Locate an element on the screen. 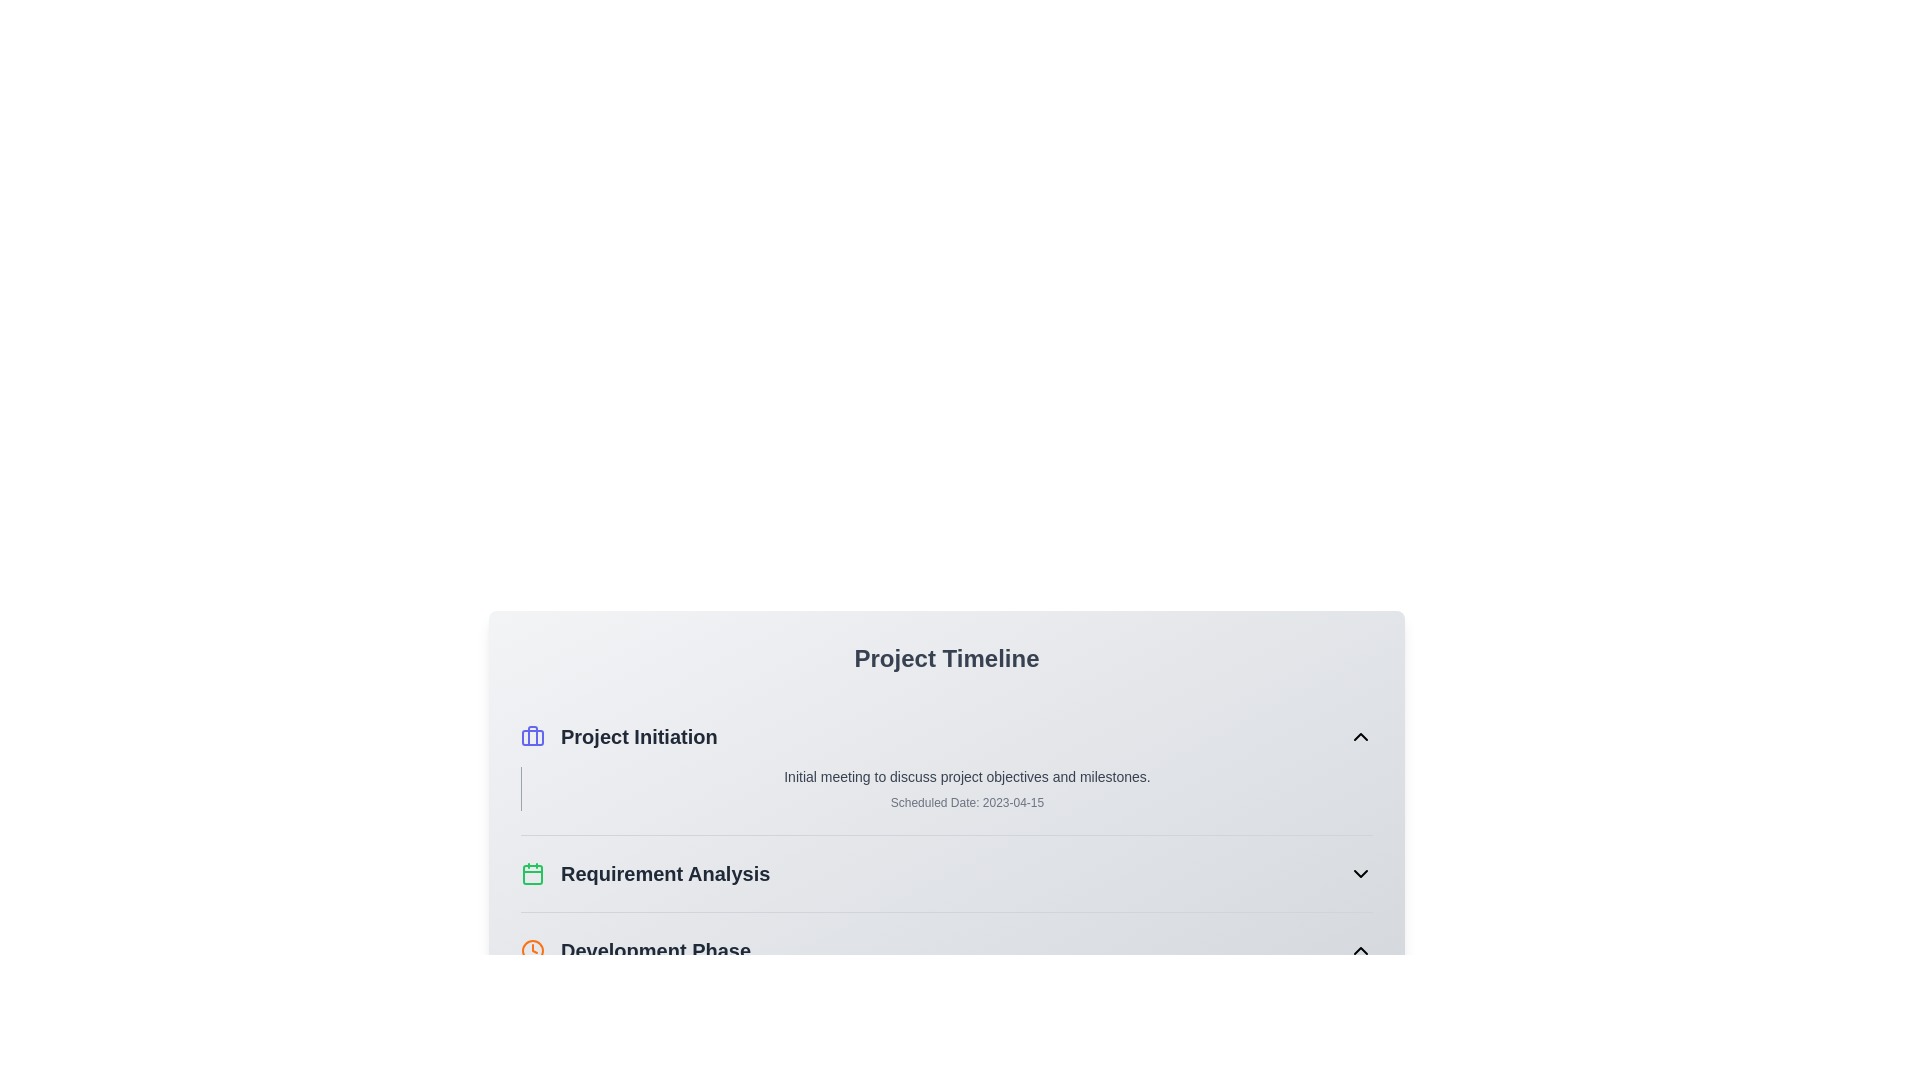 Image resolution: width=1920 pixels, height=1080 pixels. the Text Label displaying 'Development Phase' located in the 'Project Timeline' section, positioned to the right of a clock icon is located at coordinates (656, 950).